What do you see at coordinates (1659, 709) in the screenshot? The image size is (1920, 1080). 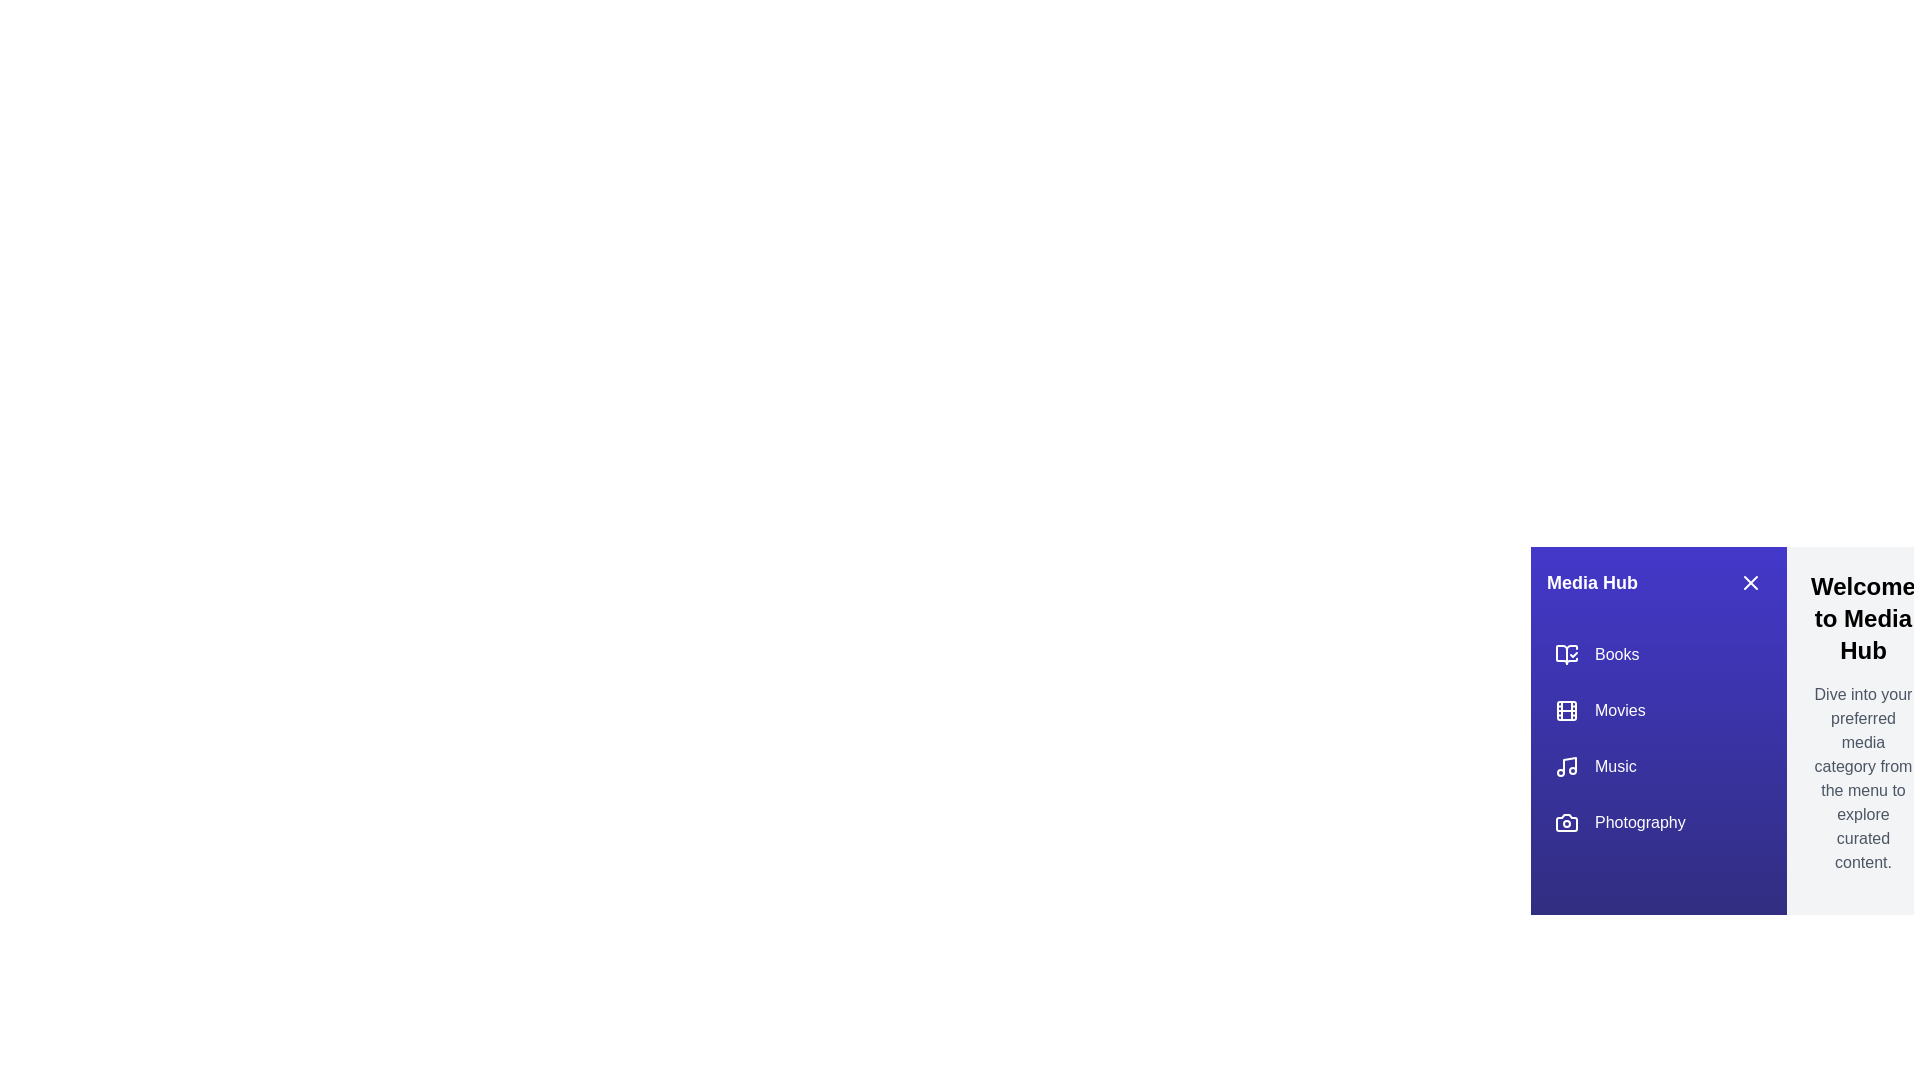 I see `the category Movies to select it` at bounding box center [1659, 709].